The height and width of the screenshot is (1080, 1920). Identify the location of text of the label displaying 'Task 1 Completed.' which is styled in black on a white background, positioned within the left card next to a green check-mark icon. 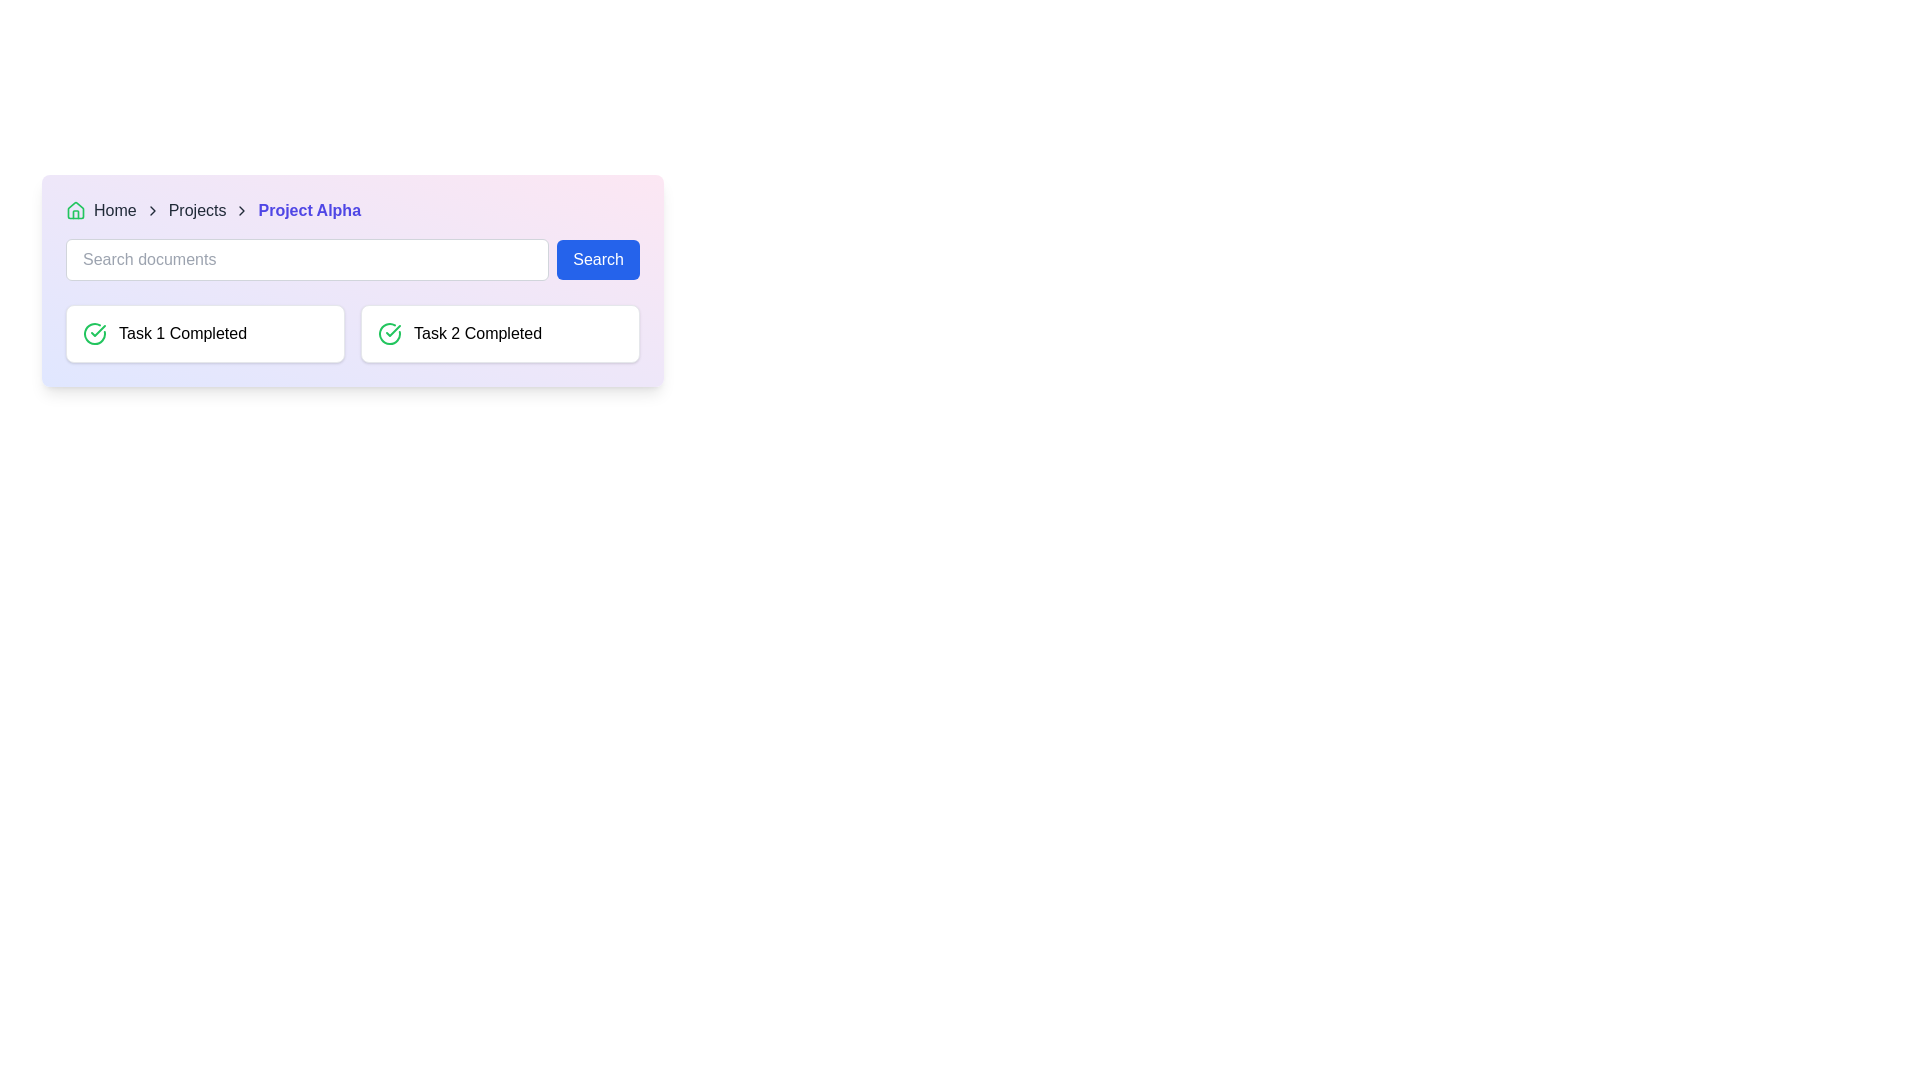
(182, 333).